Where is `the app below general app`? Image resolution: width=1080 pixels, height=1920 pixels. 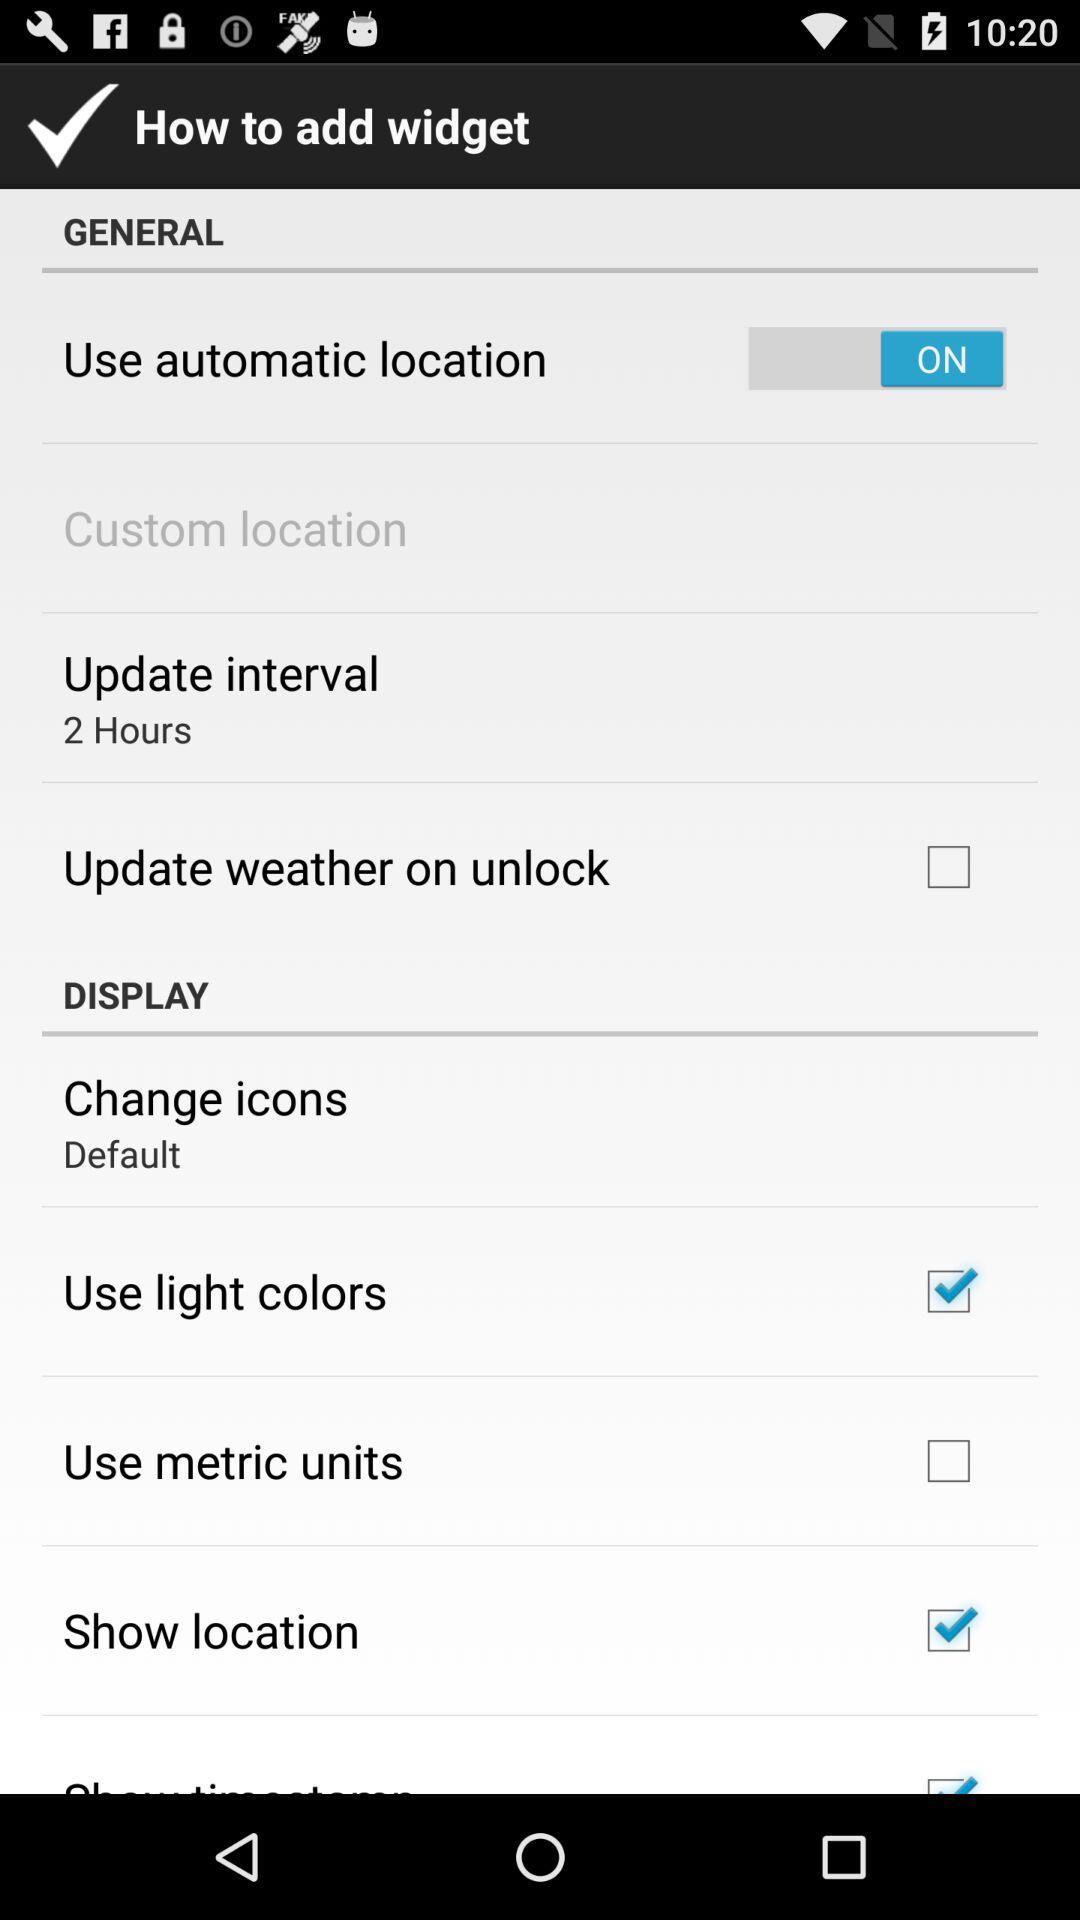
the app below general app is located at coordinates (876, 358).